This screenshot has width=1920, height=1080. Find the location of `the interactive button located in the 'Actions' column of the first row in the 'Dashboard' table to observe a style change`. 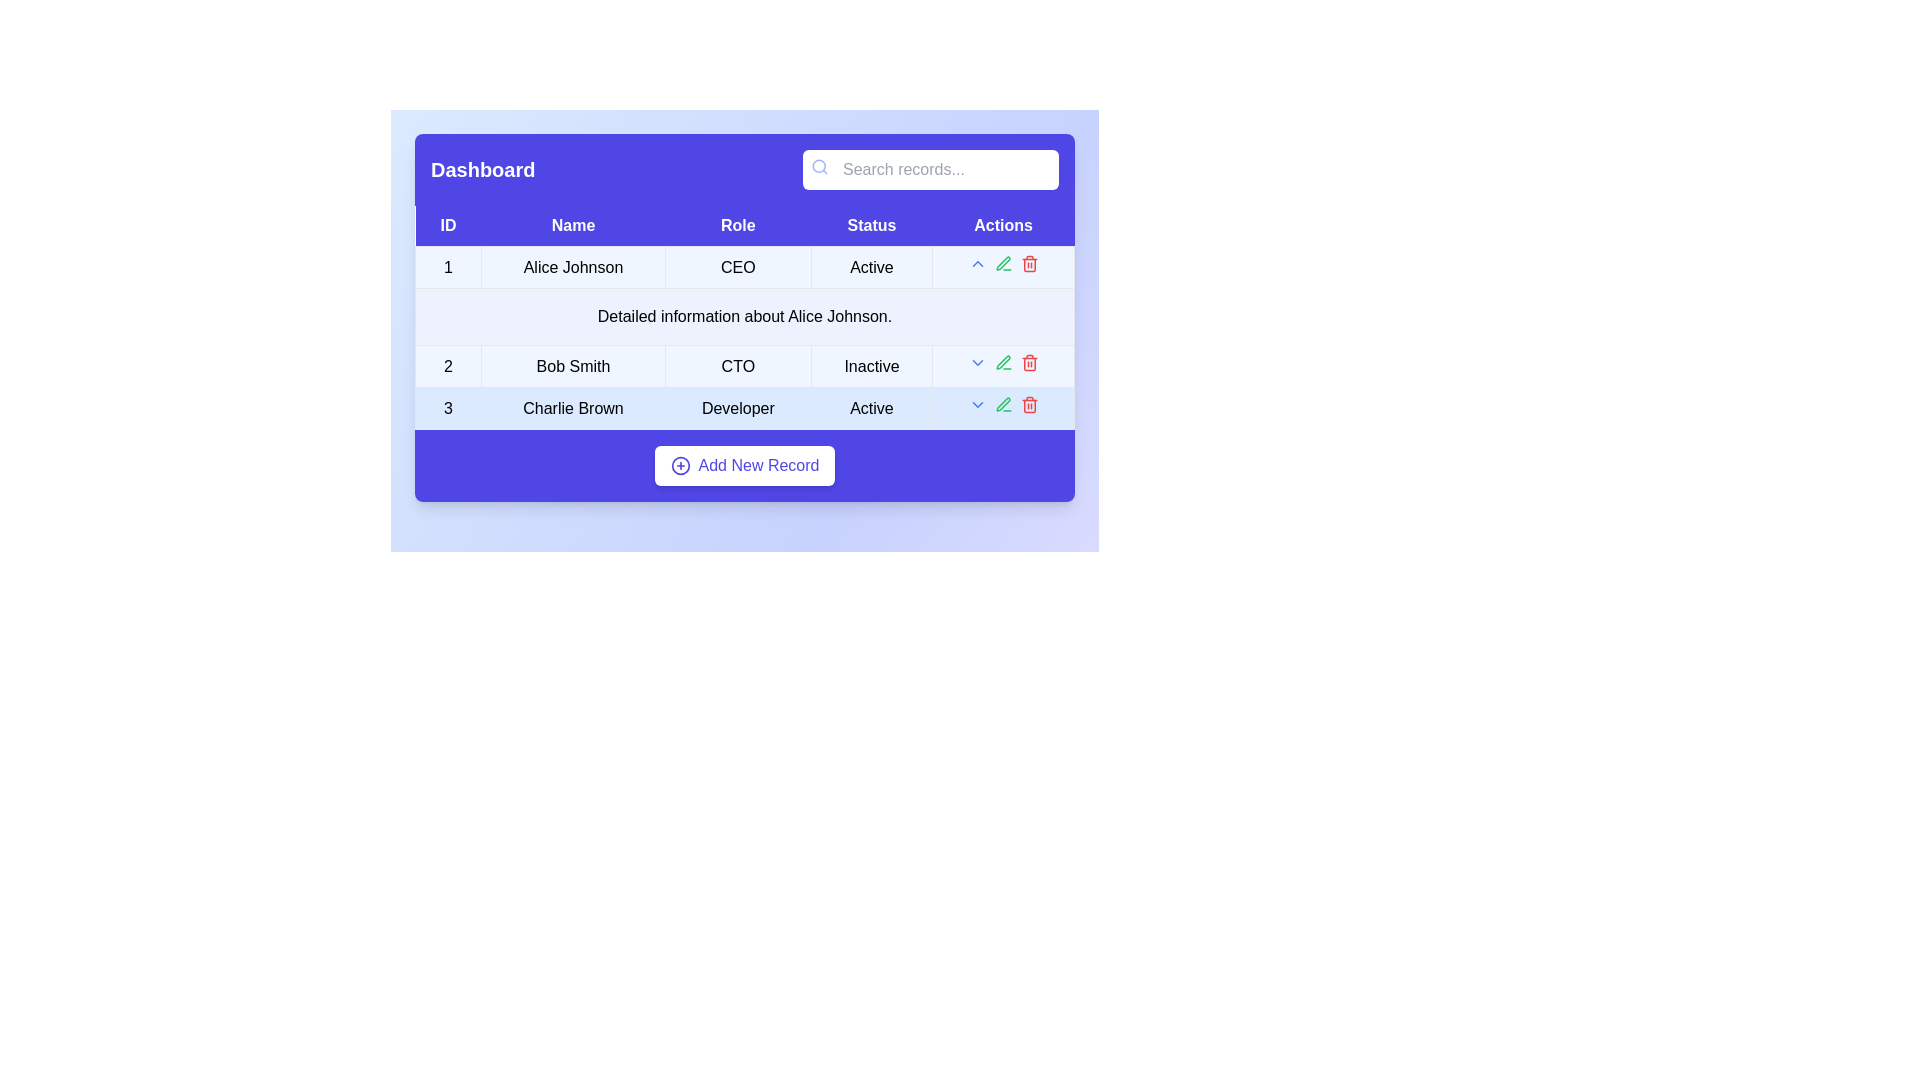

the interactive button located in the 'Actions' column of the first row in the 'Dashboard' table to observe a style change is located at coordinates (977, 405).